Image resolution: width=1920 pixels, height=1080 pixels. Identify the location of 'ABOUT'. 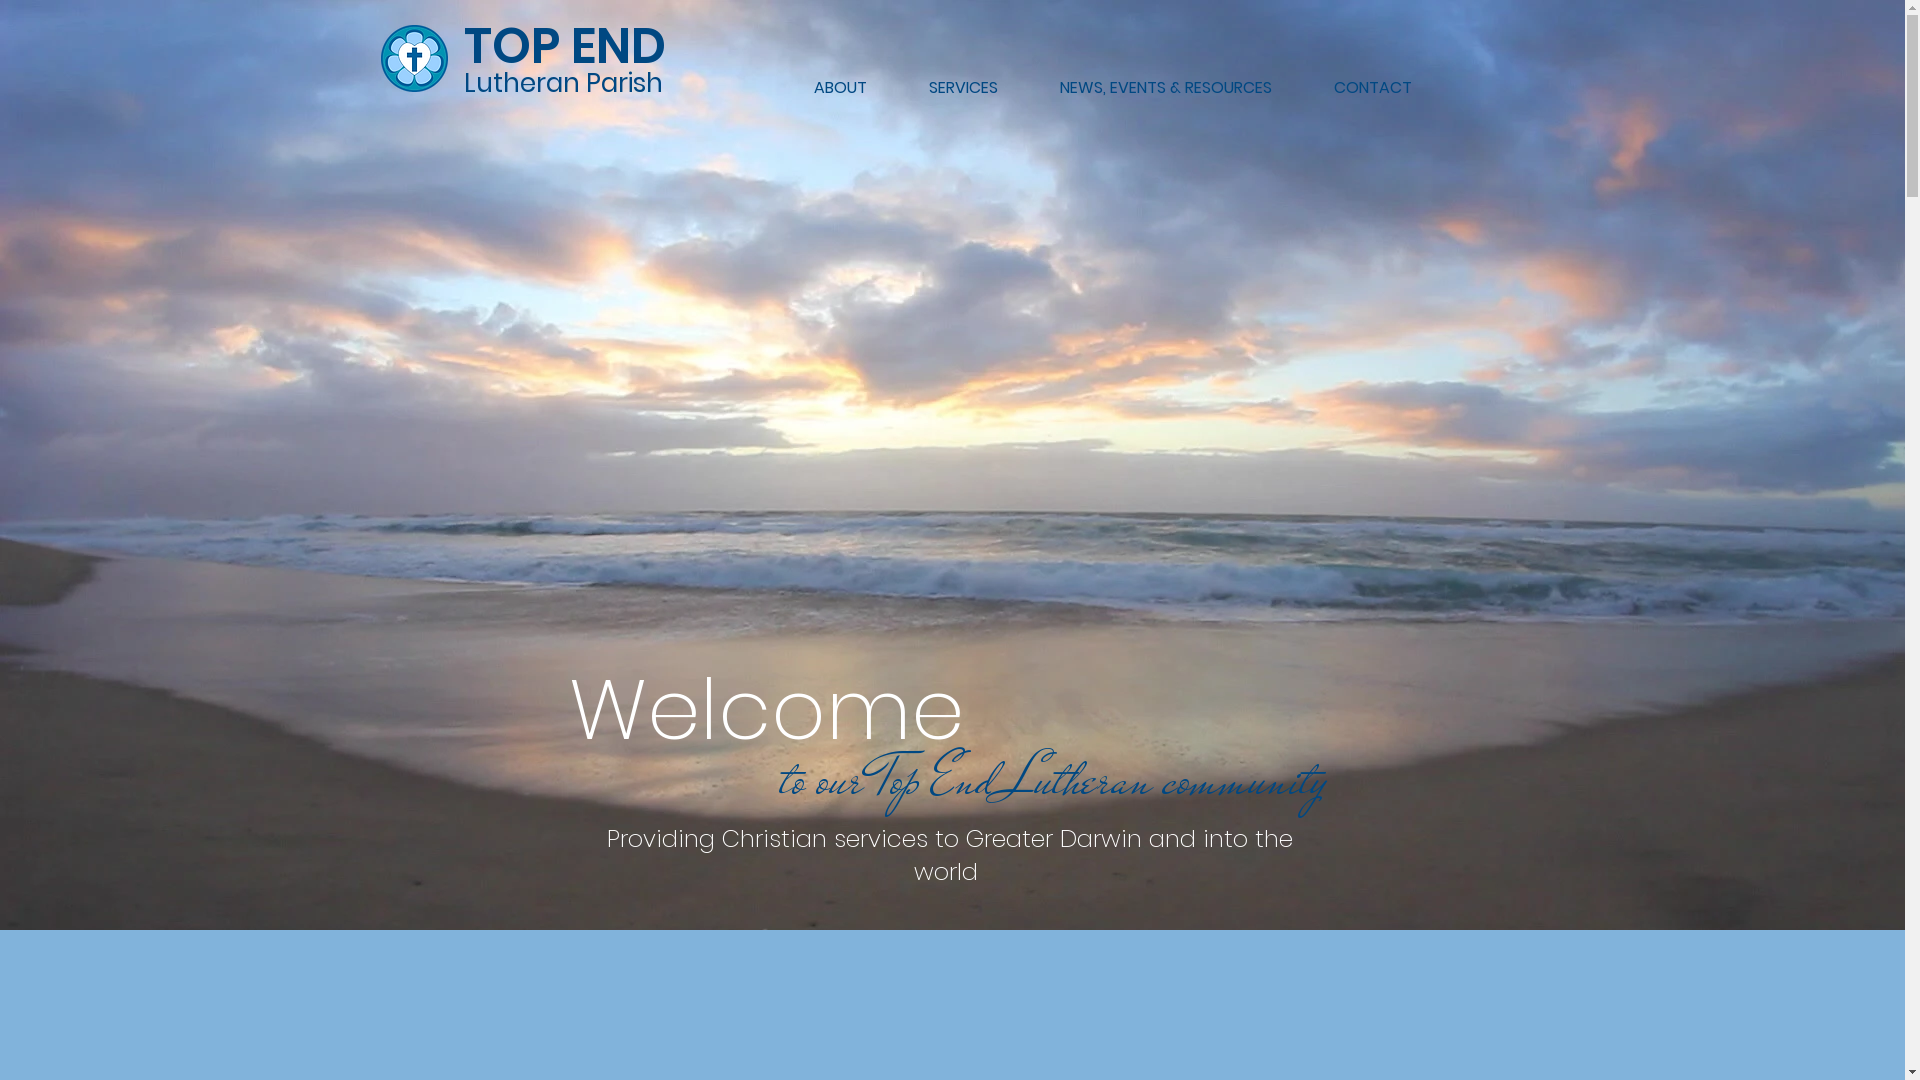
(839, 86).